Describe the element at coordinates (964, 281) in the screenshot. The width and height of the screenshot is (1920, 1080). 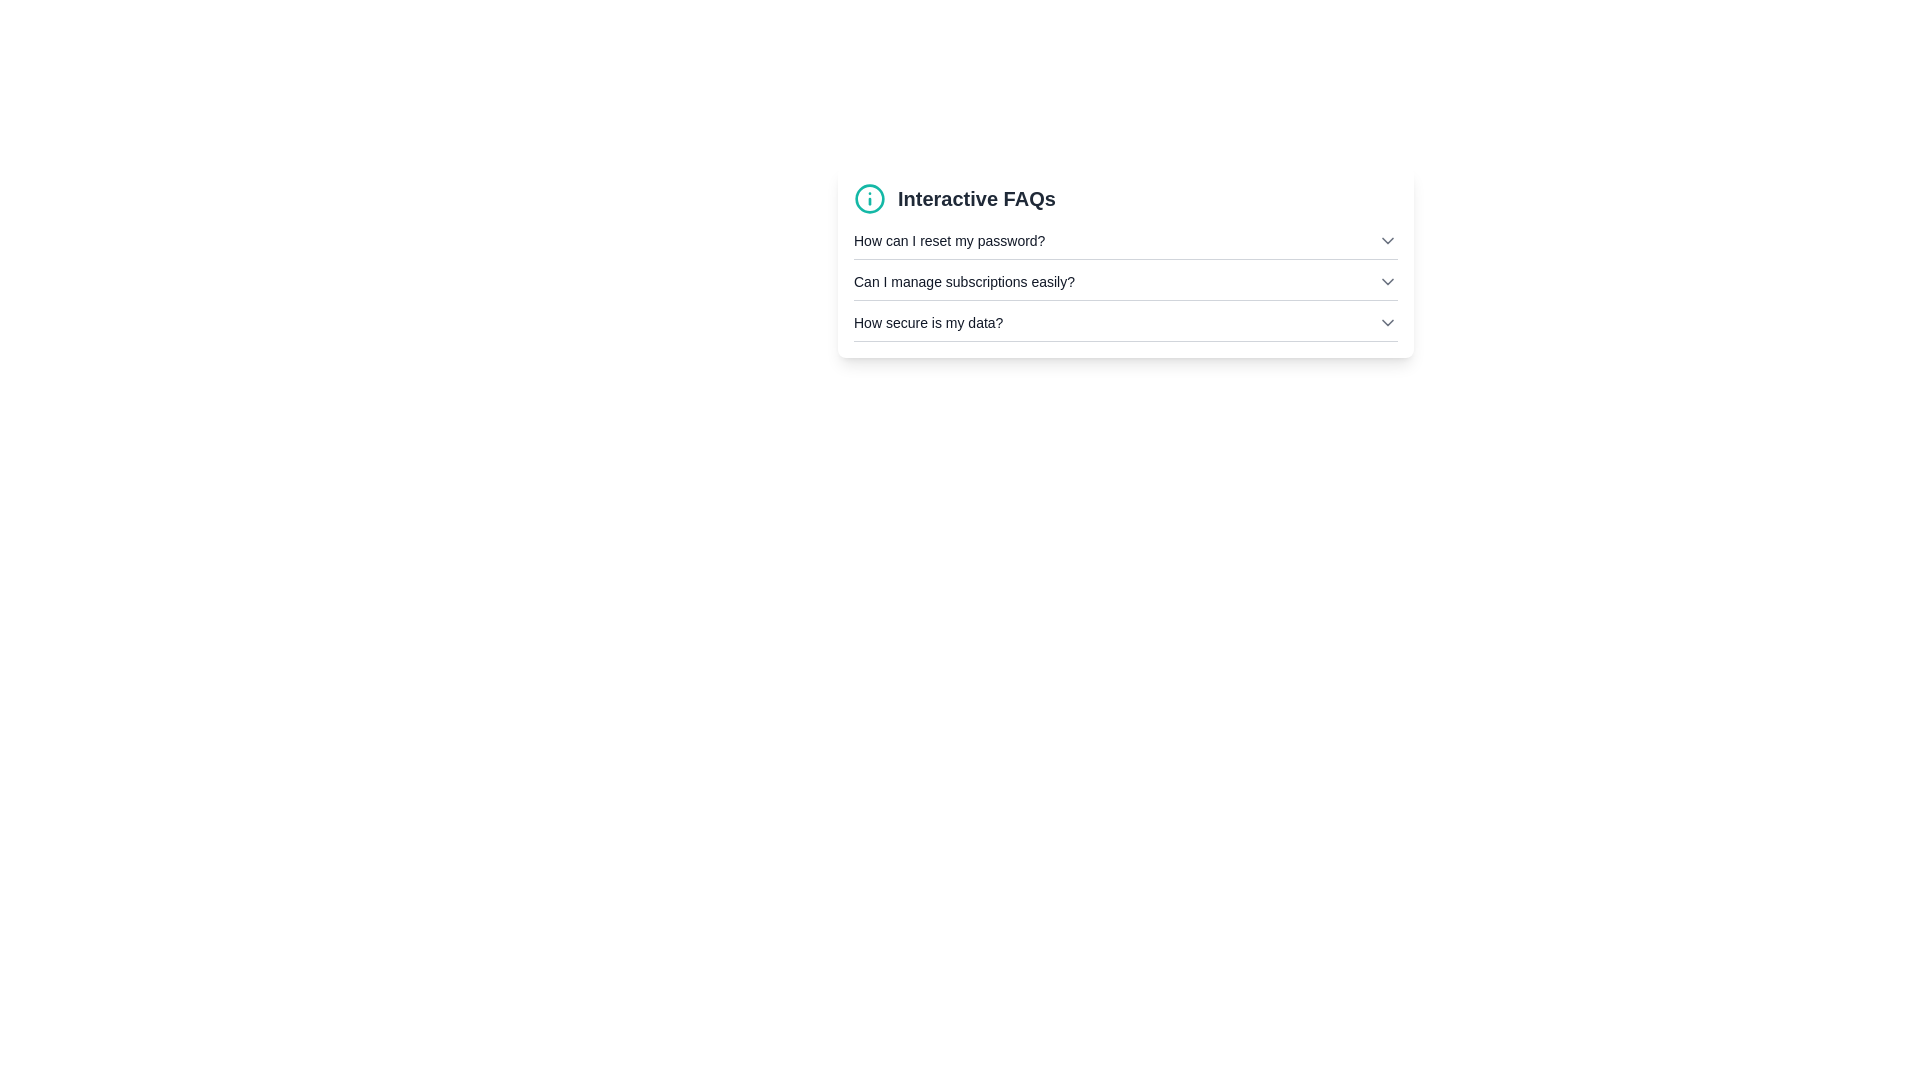
I see `the text label that reads 'Can I manage subscriptions easily?' which is the second line in the FAQ list` at that location.